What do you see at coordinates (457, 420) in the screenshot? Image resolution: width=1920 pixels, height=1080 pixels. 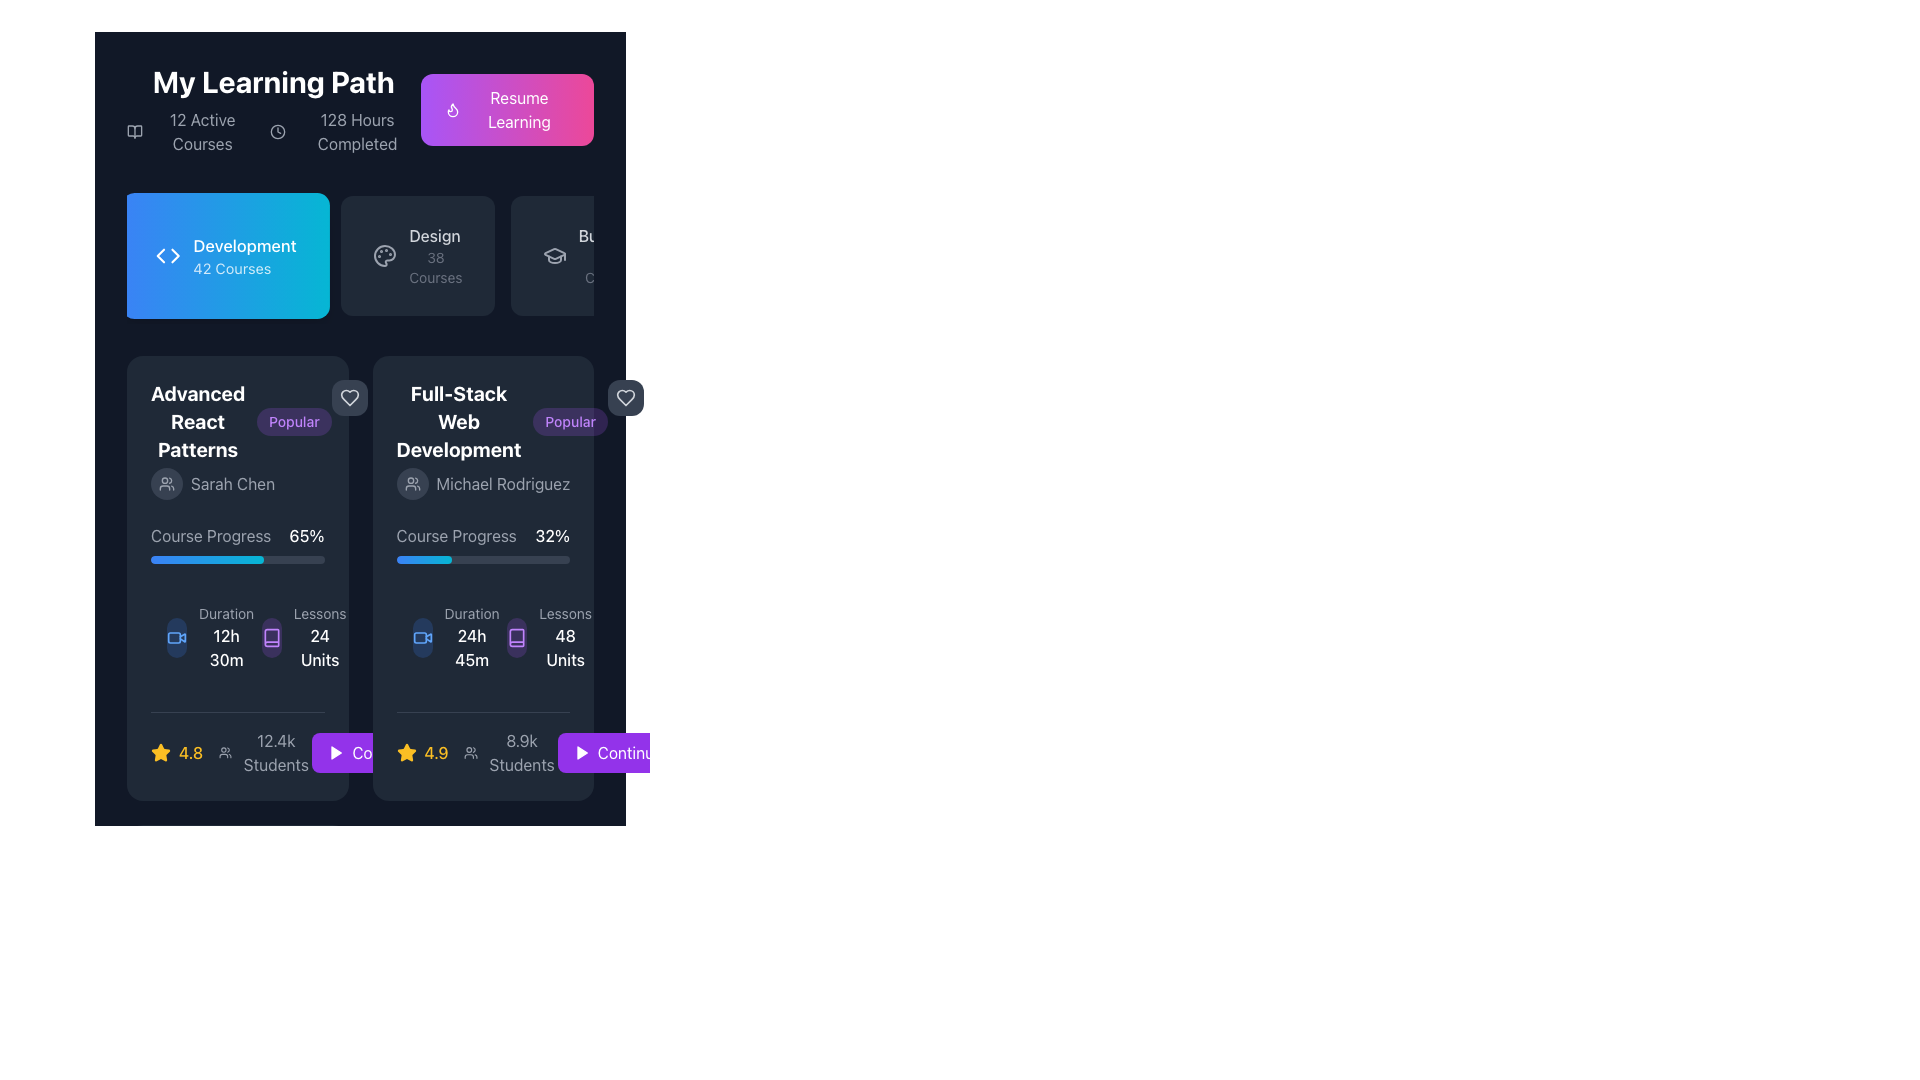 I see `the bold, white text label saying 'Full-Stack Web Development' positioned at the top of the course module card, located in the second column of the course listing layout` at bounding box center [457, 420].